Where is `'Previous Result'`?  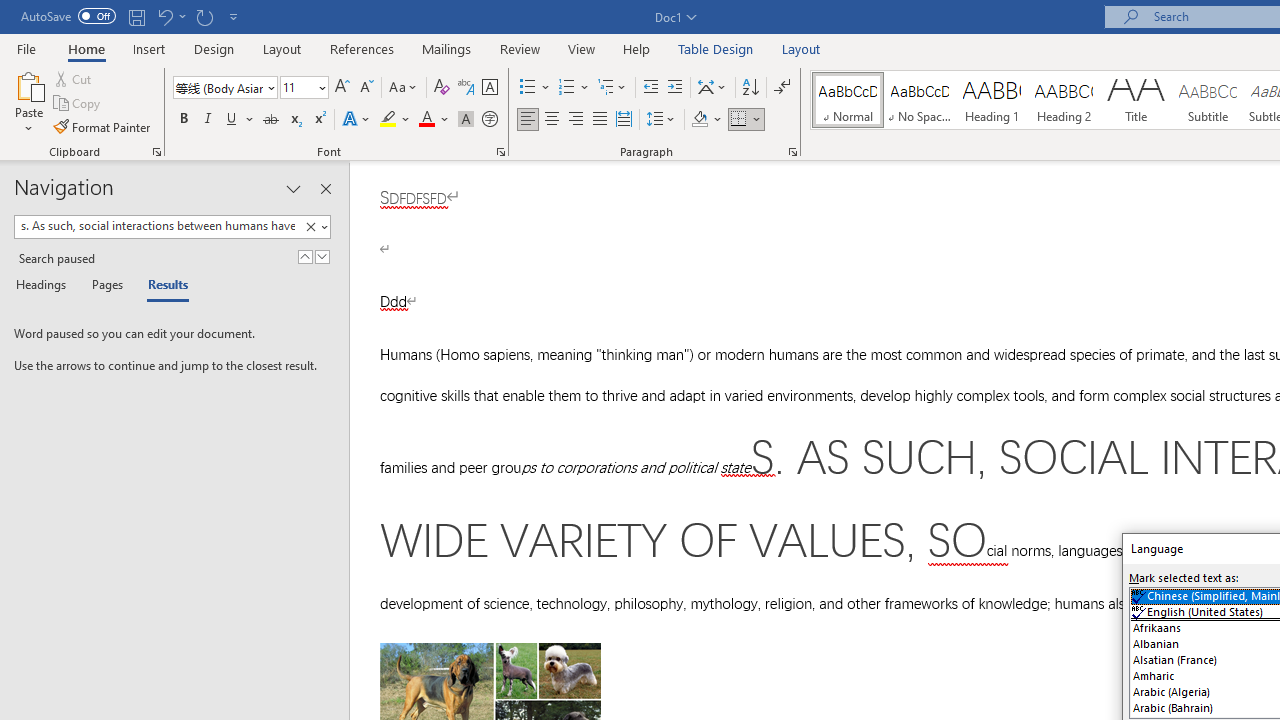 'Previous Result' is located at coordinates (304, 256).